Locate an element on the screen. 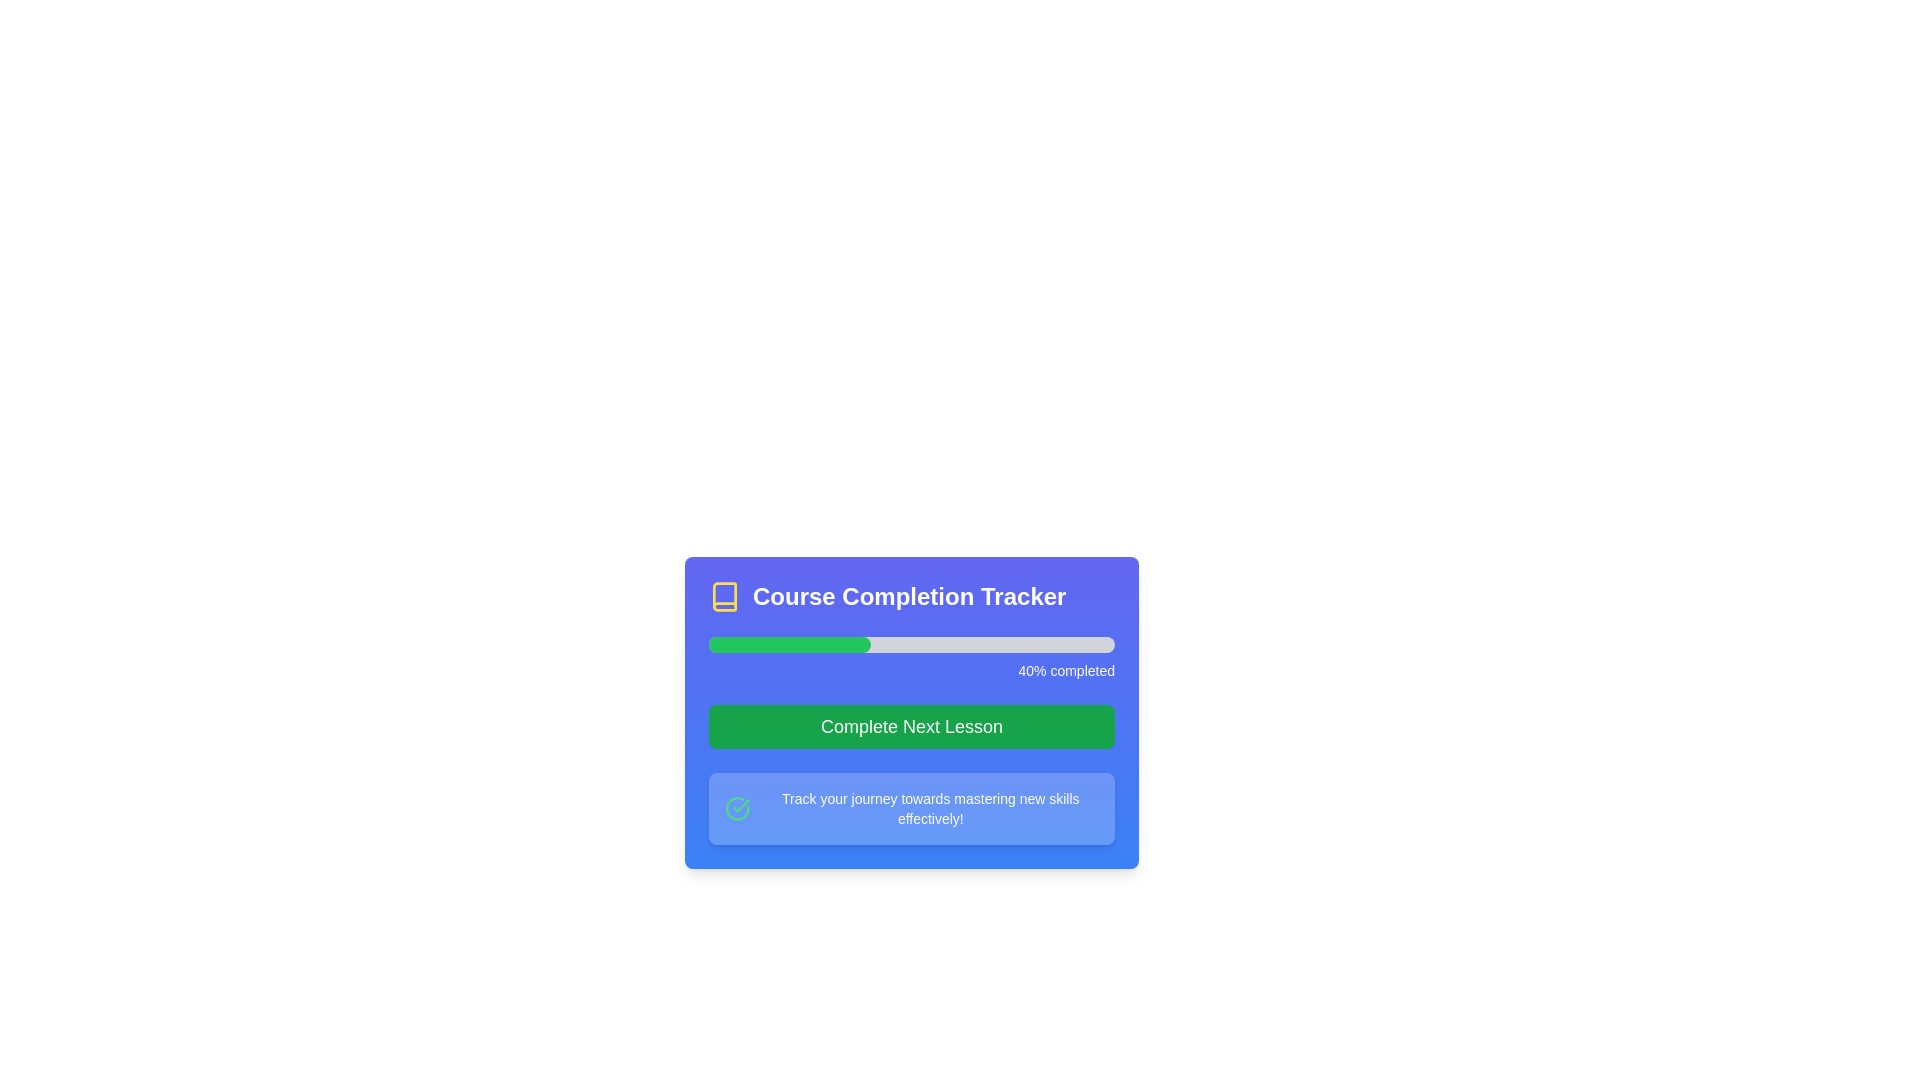 This screenshot has height=1080, width=1920. the visual indicator icon located to the left of the text 'Track your journey towards mastering new skills effectively!' at the bottom of the card layout is located at coordinates (736, 808).